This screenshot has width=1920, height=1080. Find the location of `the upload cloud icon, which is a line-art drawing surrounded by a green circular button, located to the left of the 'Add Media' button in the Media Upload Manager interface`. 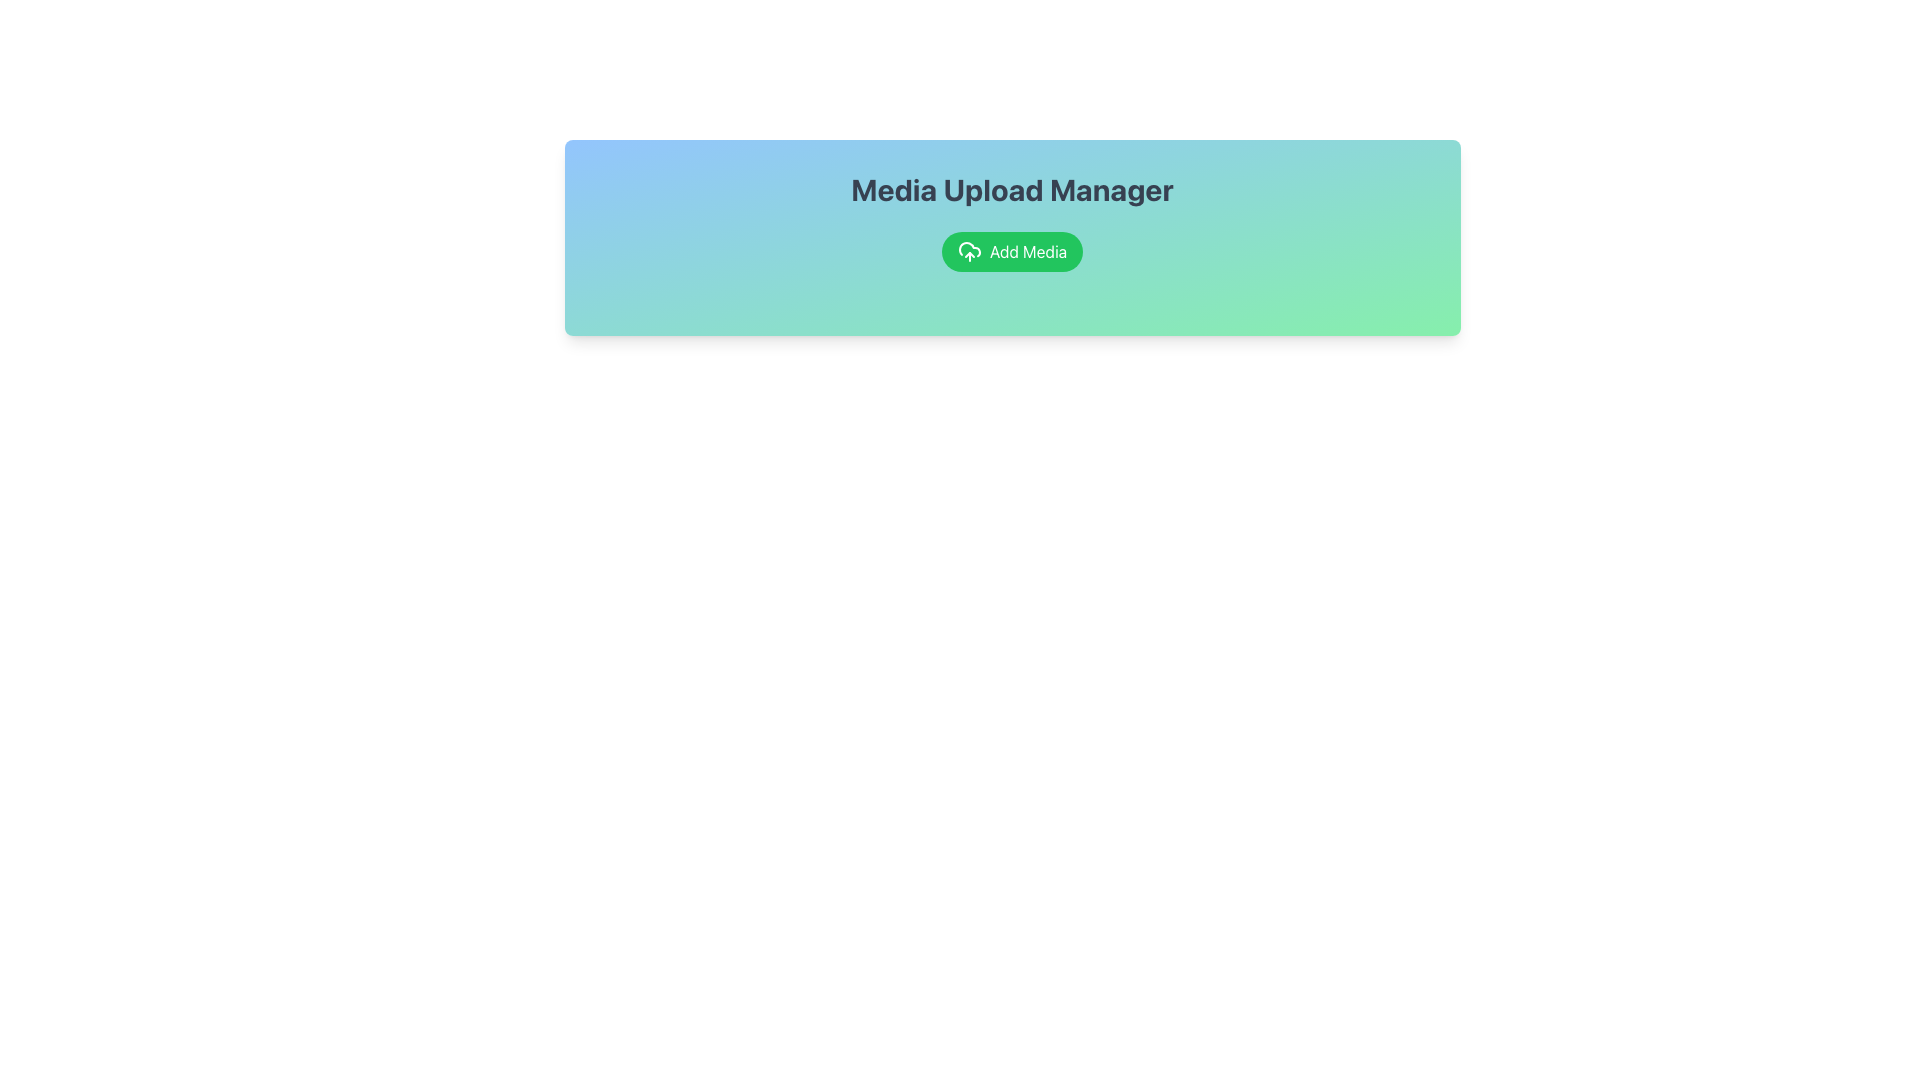

the upload cloud icon, which is a line-art drawing surrounded by a green circular button, located to the left of the 'Add Media' button in the Media Upload Manager interface is located at coordinates (969, 250).